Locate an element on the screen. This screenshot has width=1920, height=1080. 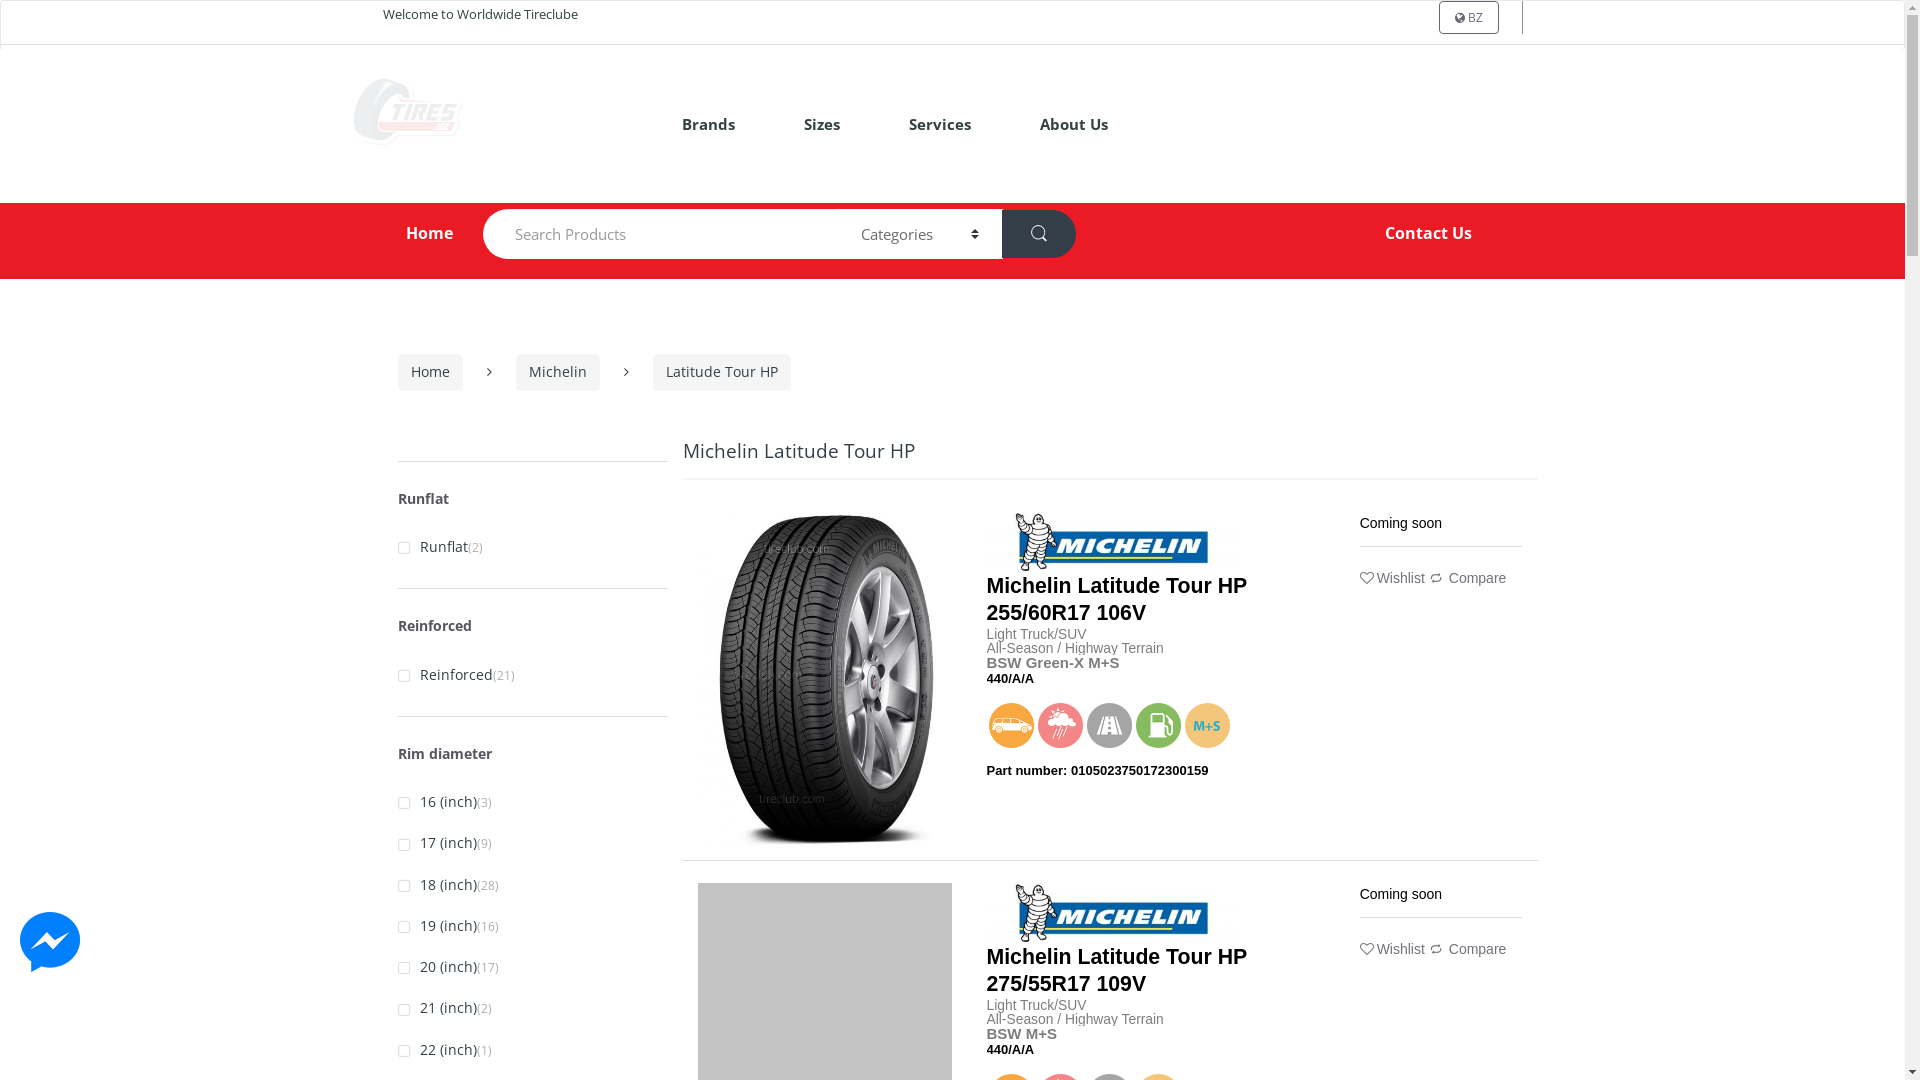
'20 (inch)' is located at coordinates (436, 966).